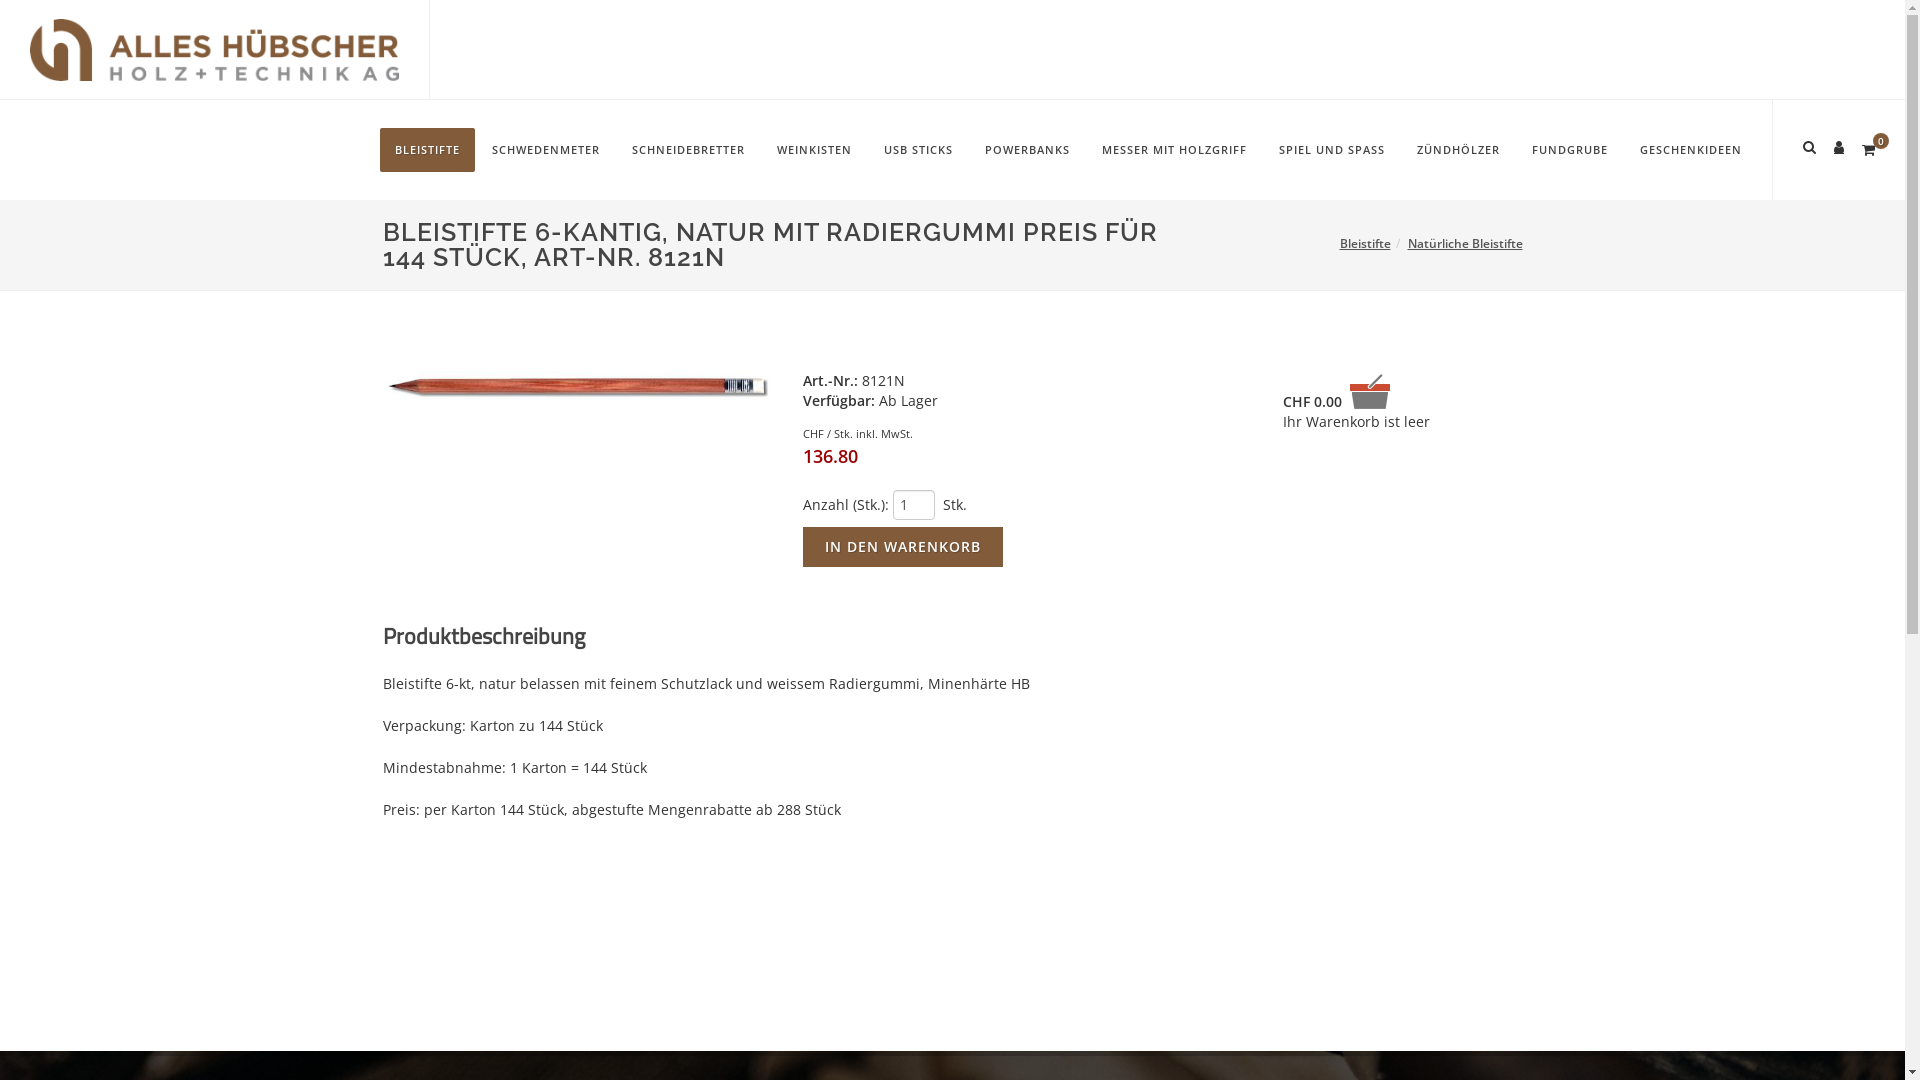  What do you see at coordinates (1262, 149) in the screenshot?
I see `'SPIEL UND SPASS'` at bounding box center [1262, 149].